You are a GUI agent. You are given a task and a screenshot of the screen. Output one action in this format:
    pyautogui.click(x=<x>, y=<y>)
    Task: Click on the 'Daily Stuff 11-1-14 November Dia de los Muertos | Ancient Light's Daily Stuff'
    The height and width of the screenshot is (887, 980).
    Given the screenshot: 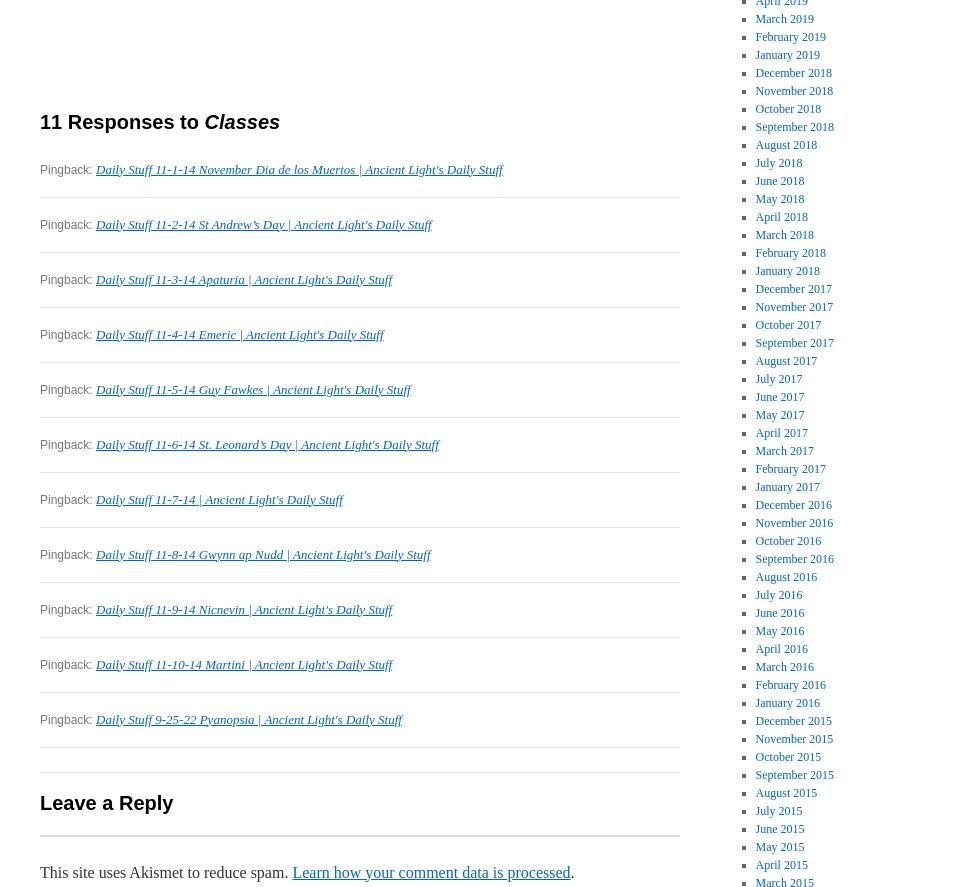 What is the action you would take?
    pyautogui.click(x=298, y=167)
    